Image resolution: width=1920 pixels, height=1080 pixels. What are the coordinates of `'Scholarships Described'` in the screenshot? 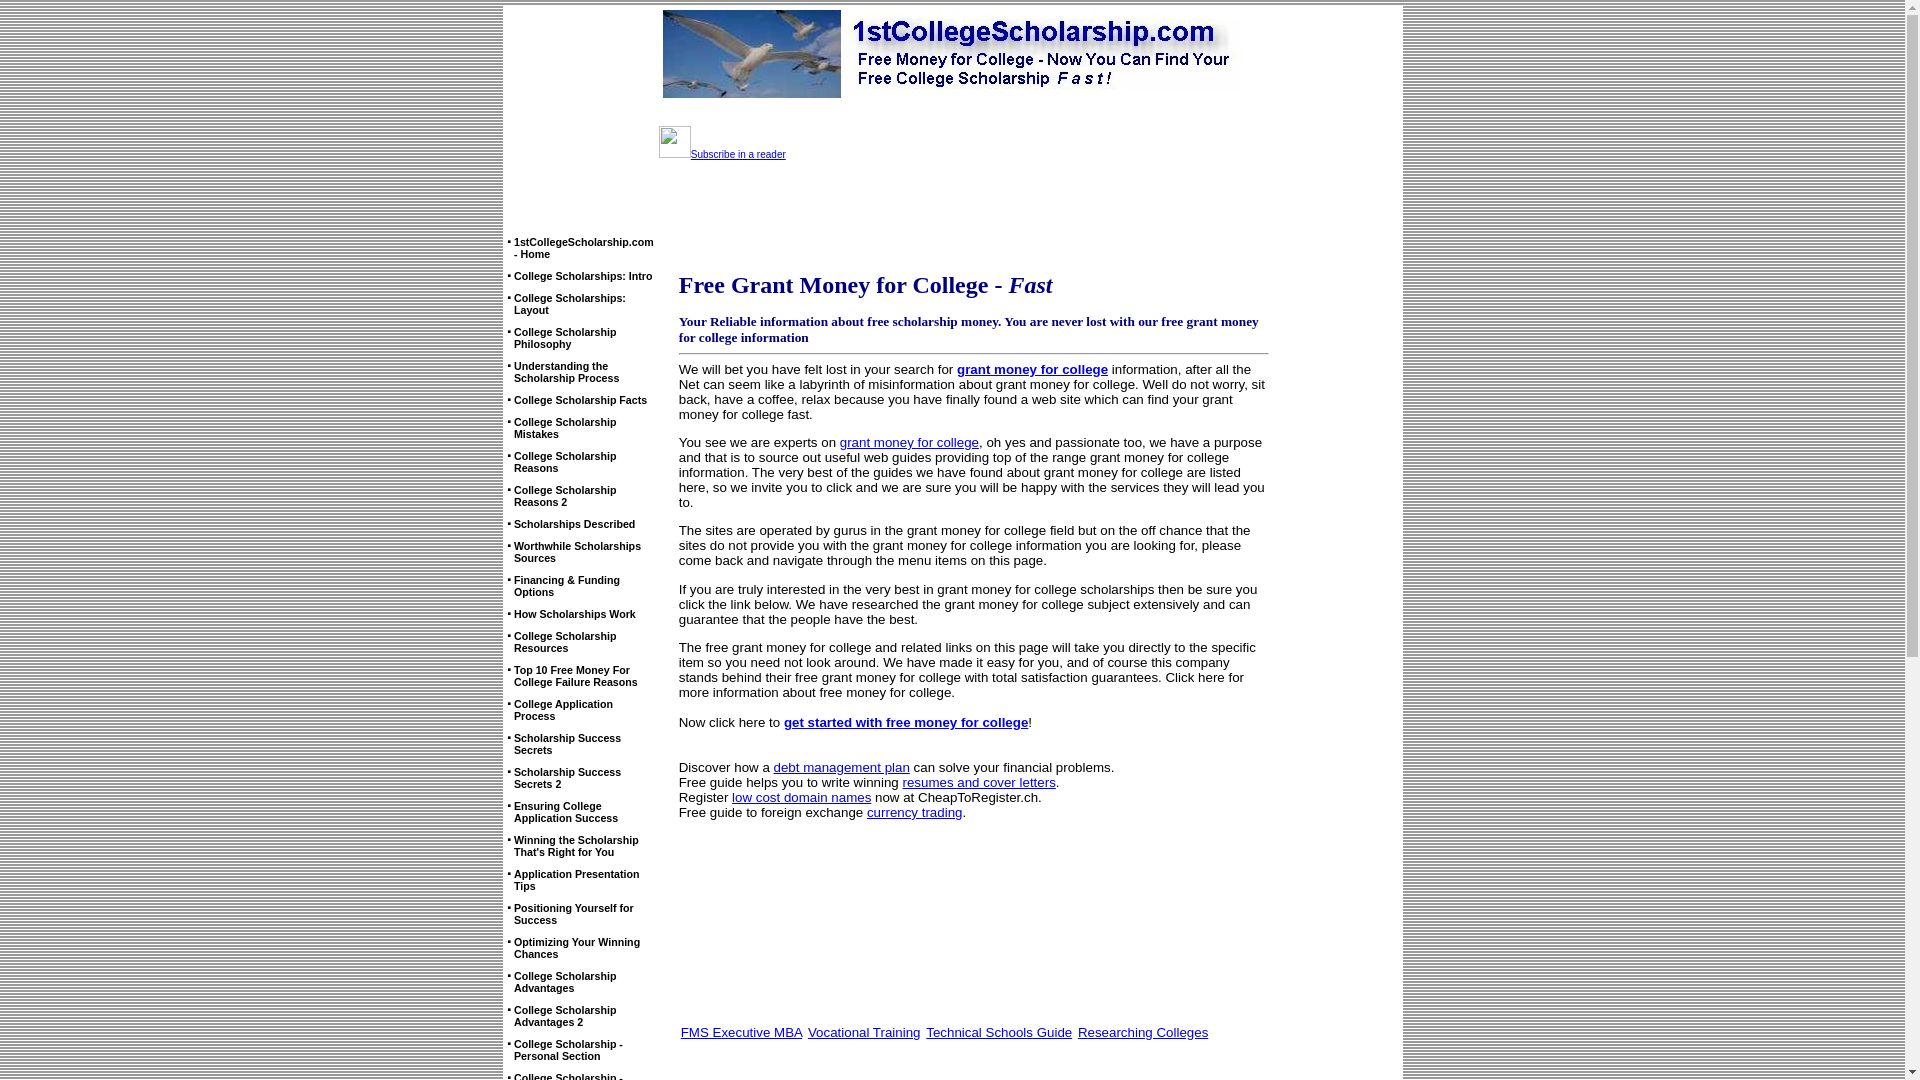 It's located at (573, 523).